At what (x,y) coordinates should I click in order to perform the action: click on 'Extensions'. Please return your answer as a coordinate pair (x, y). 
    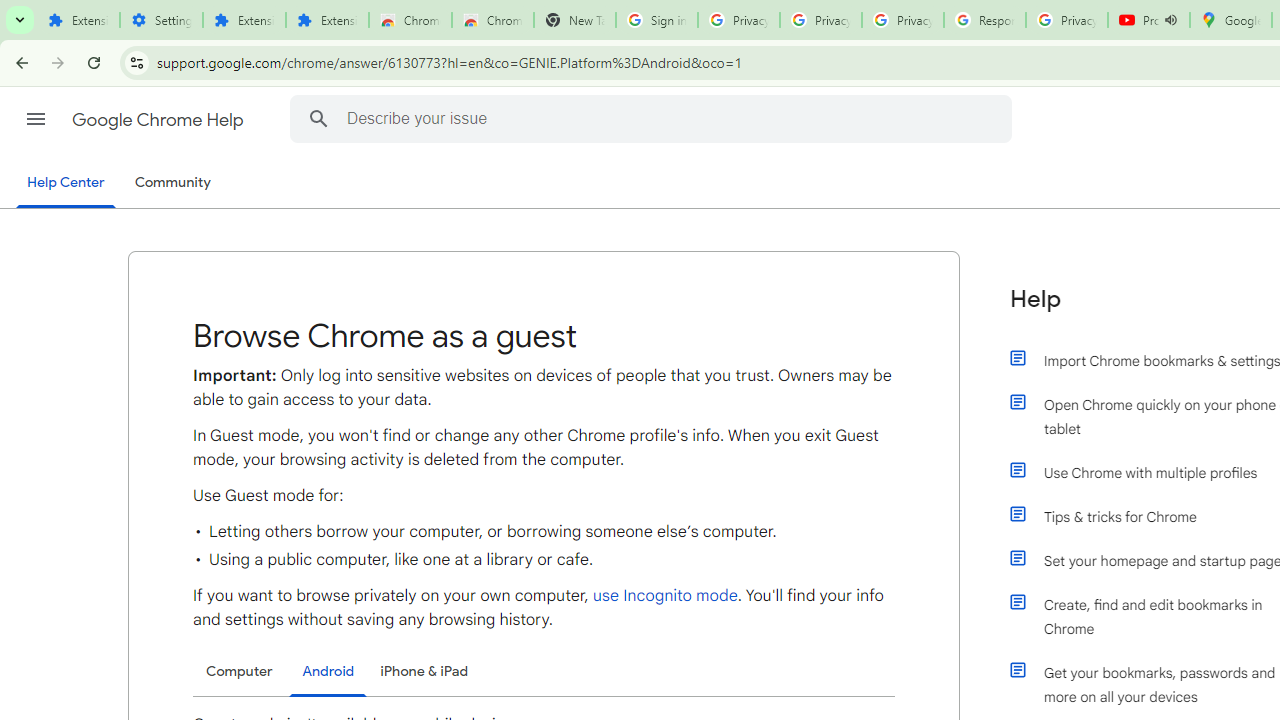
    Looking at the image, I should click on (327, 20).